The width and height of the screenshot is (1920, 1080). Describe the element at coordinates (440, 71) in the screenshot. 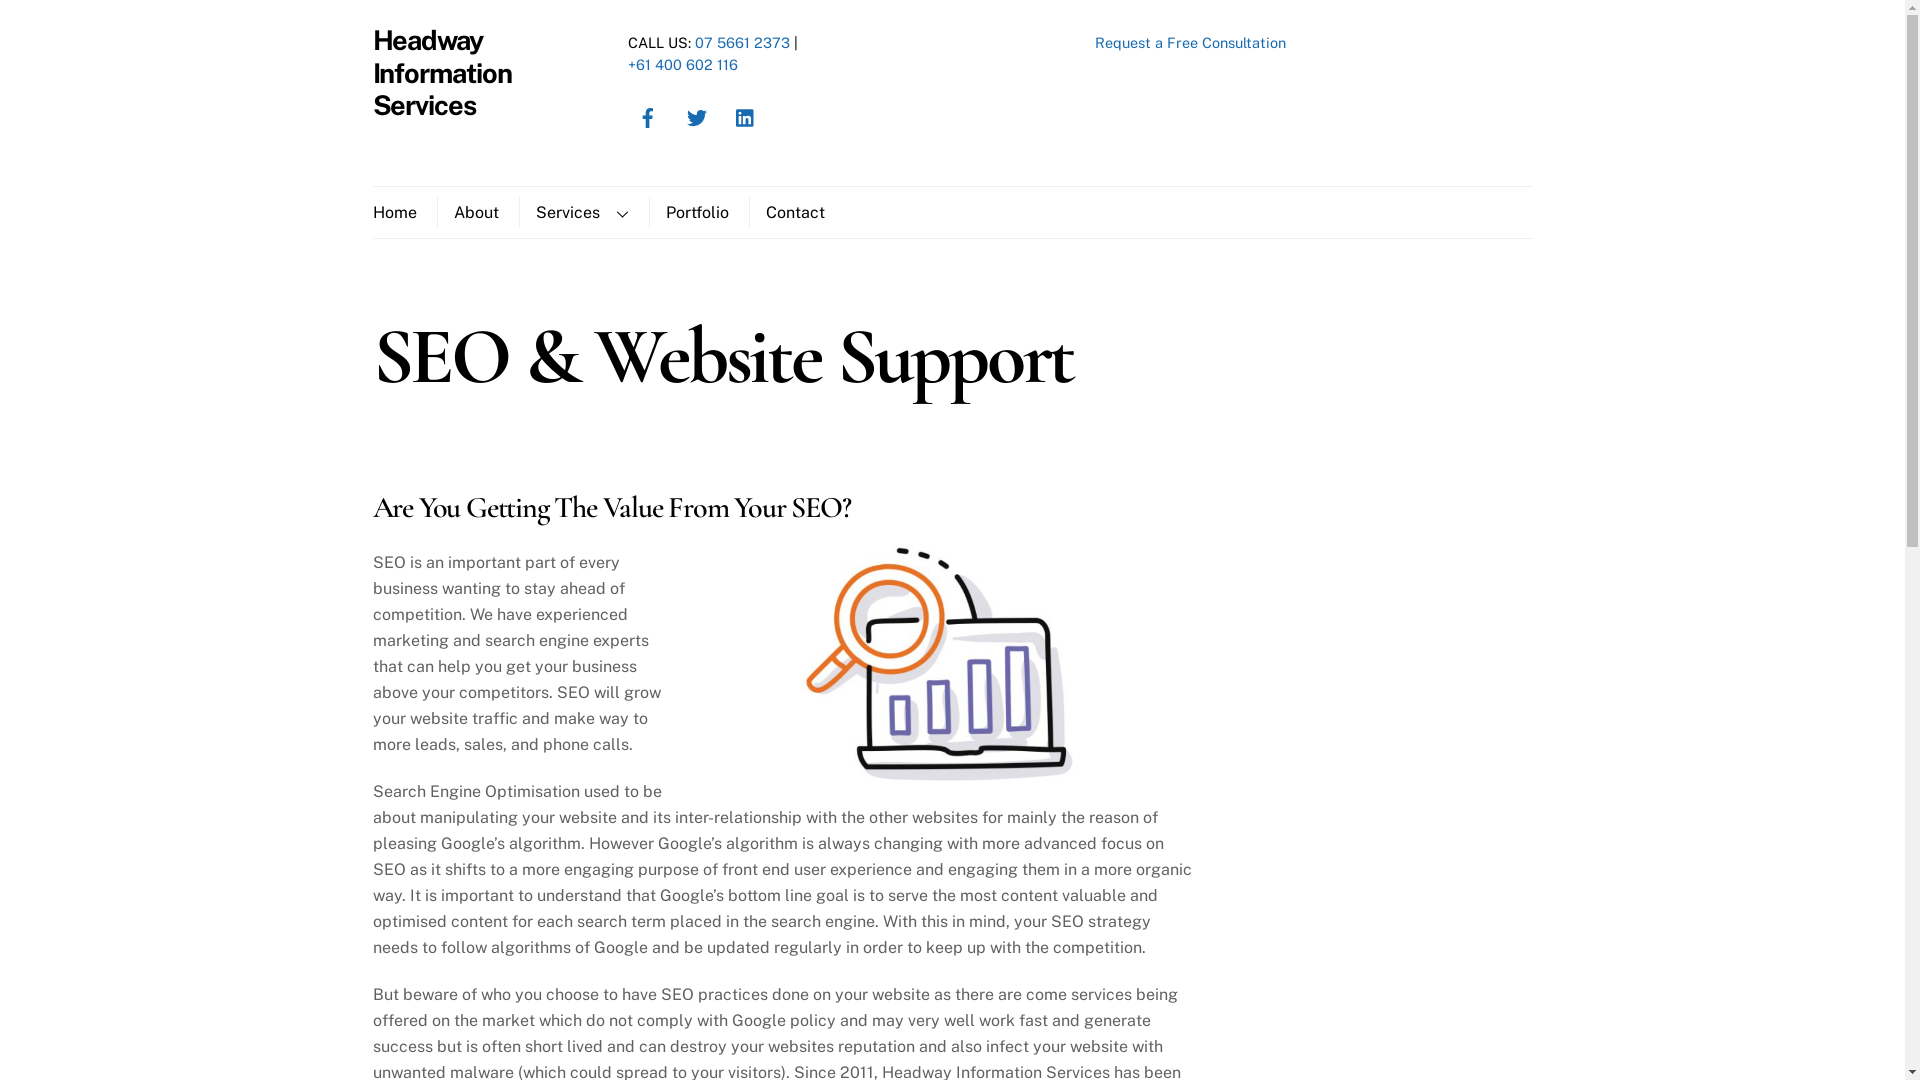

I see `'Headway Information Services'` at that location.